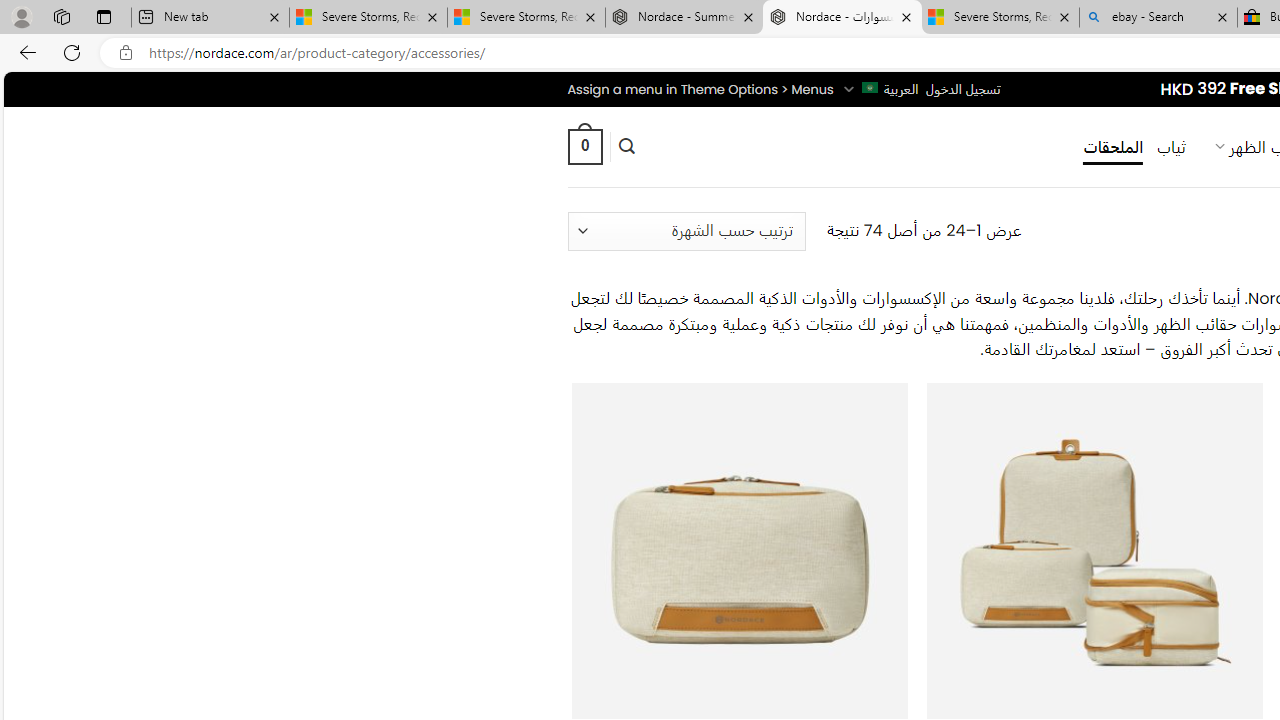 Image resolution: width=1280 pixels, height=720 pixels. What do you see at coordinates (700, 88) in the screenshot?
I see `'Assign a menu in Theme Options > Menus'` at bounding box center [700, 88].